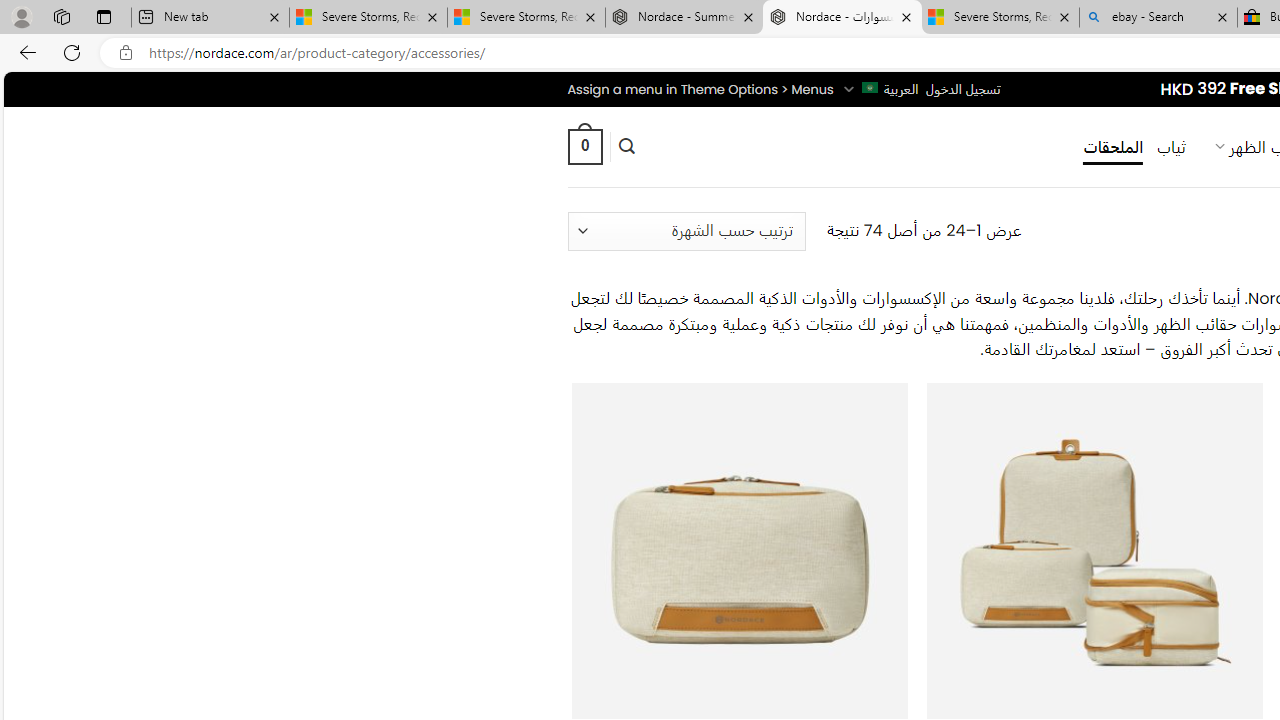 Image resolution: width=1280 pixels, height=720 pixels. What do you see at coordinates (700, 88) in the screenshot?
I see `'Assign a menu in Theme Options > Menus'` at bounding box center [700, 88].